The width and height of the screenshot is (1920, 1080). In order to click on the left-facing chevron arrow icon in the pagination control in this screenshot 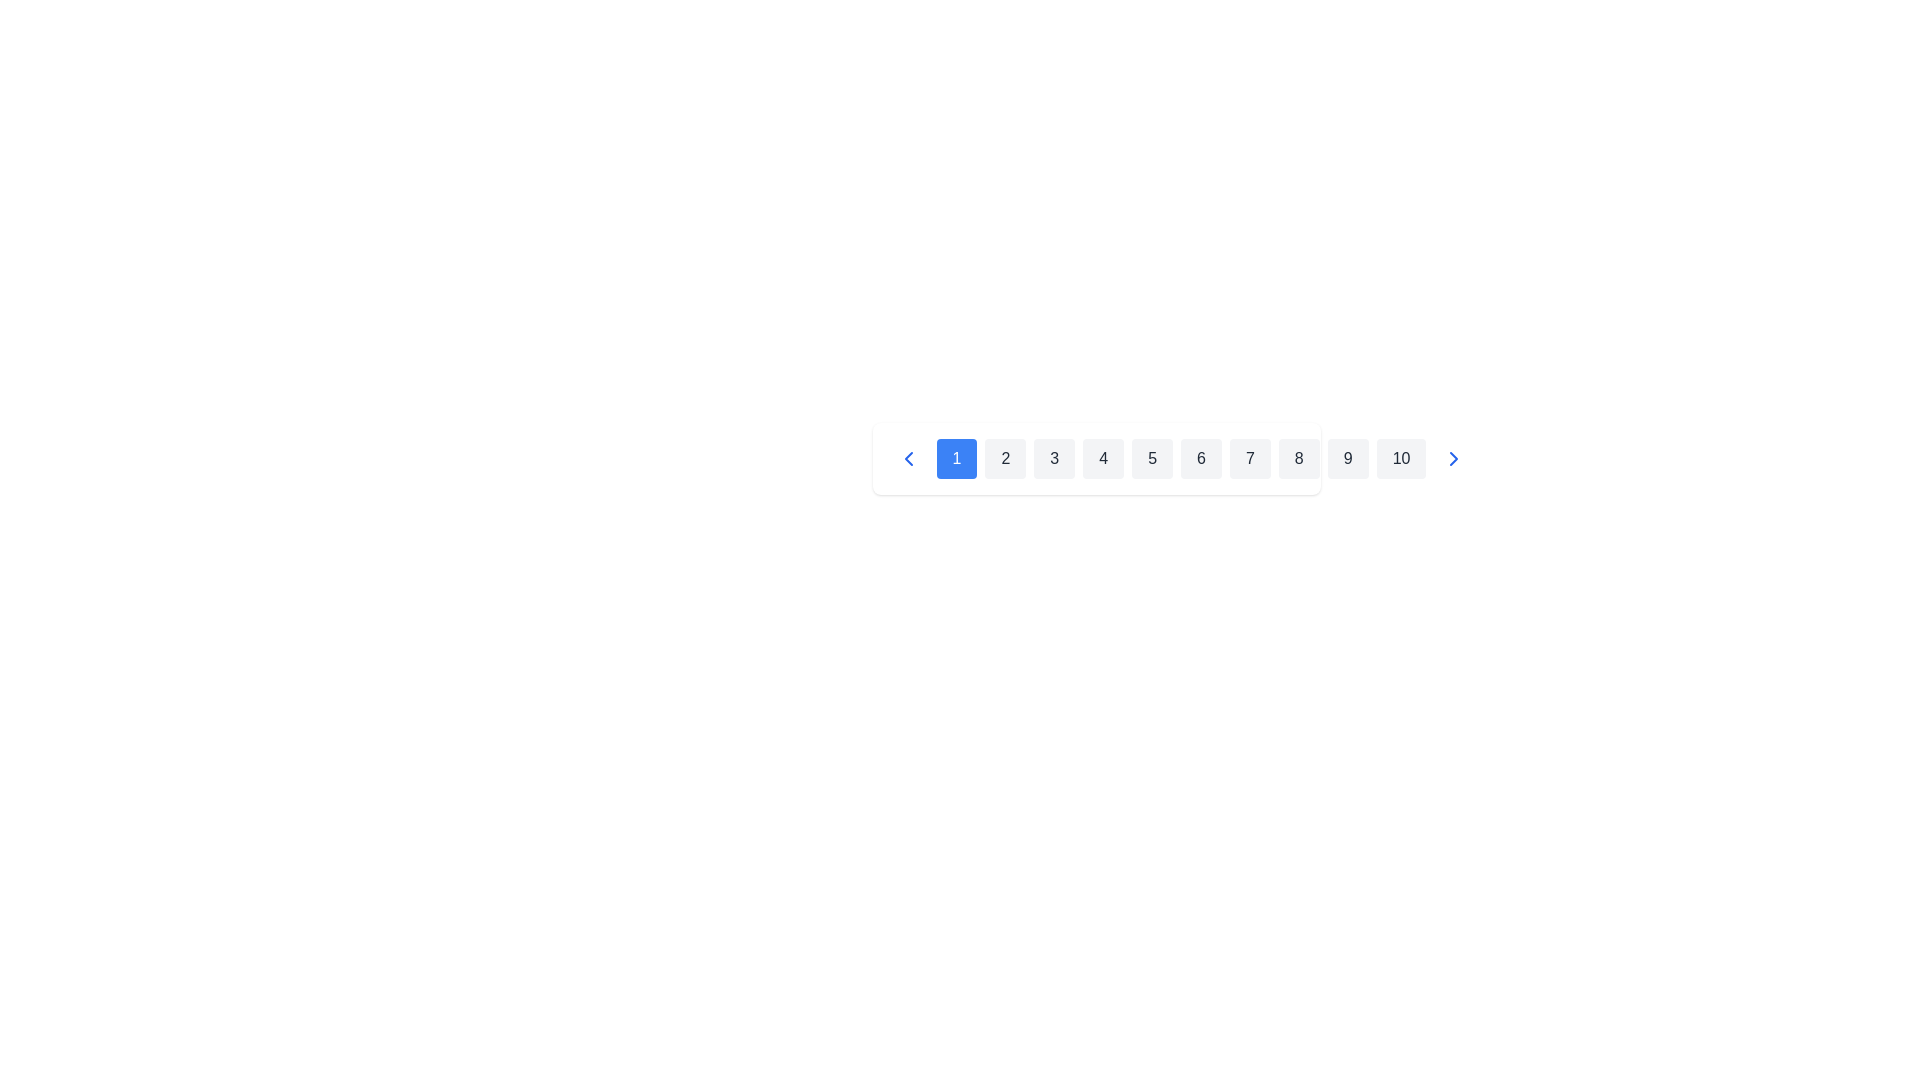, I will do `click(907, 459)`.